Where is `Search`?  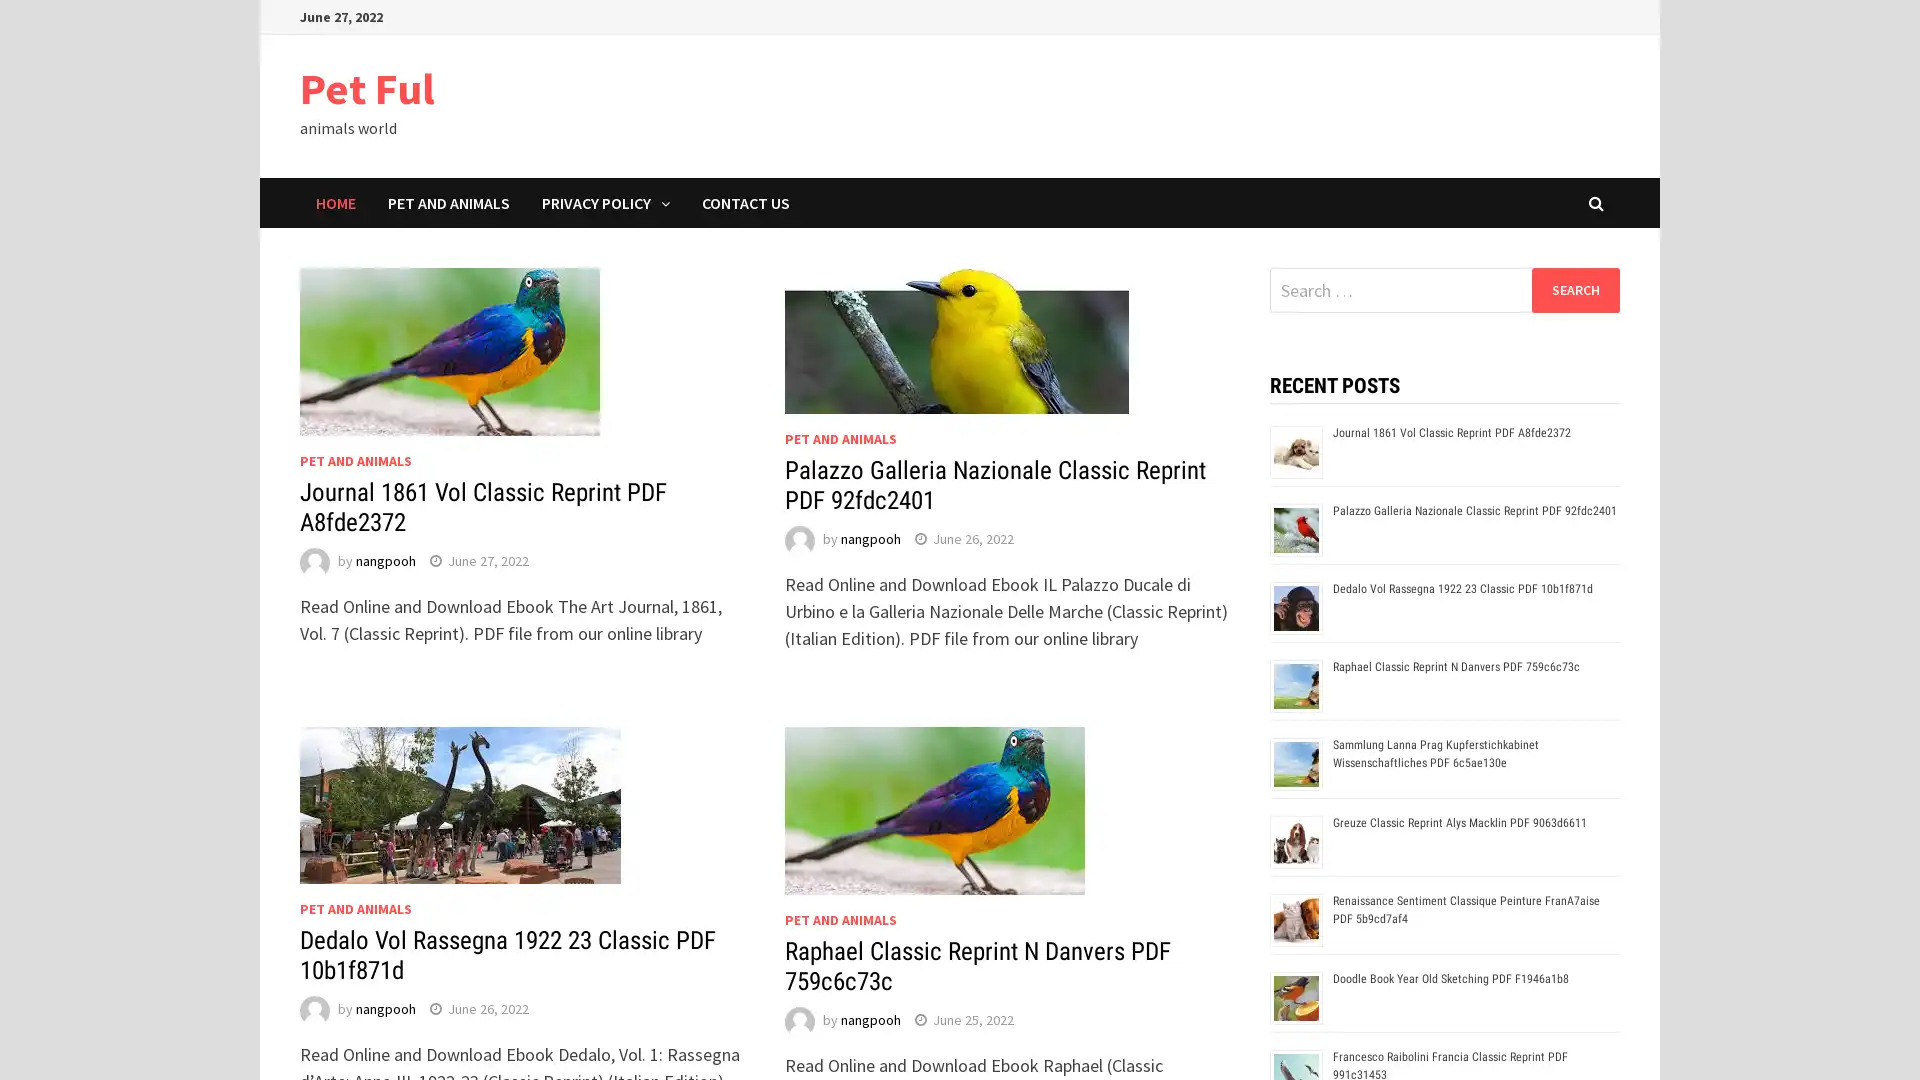 Search is located at coordinates (1574, 289).